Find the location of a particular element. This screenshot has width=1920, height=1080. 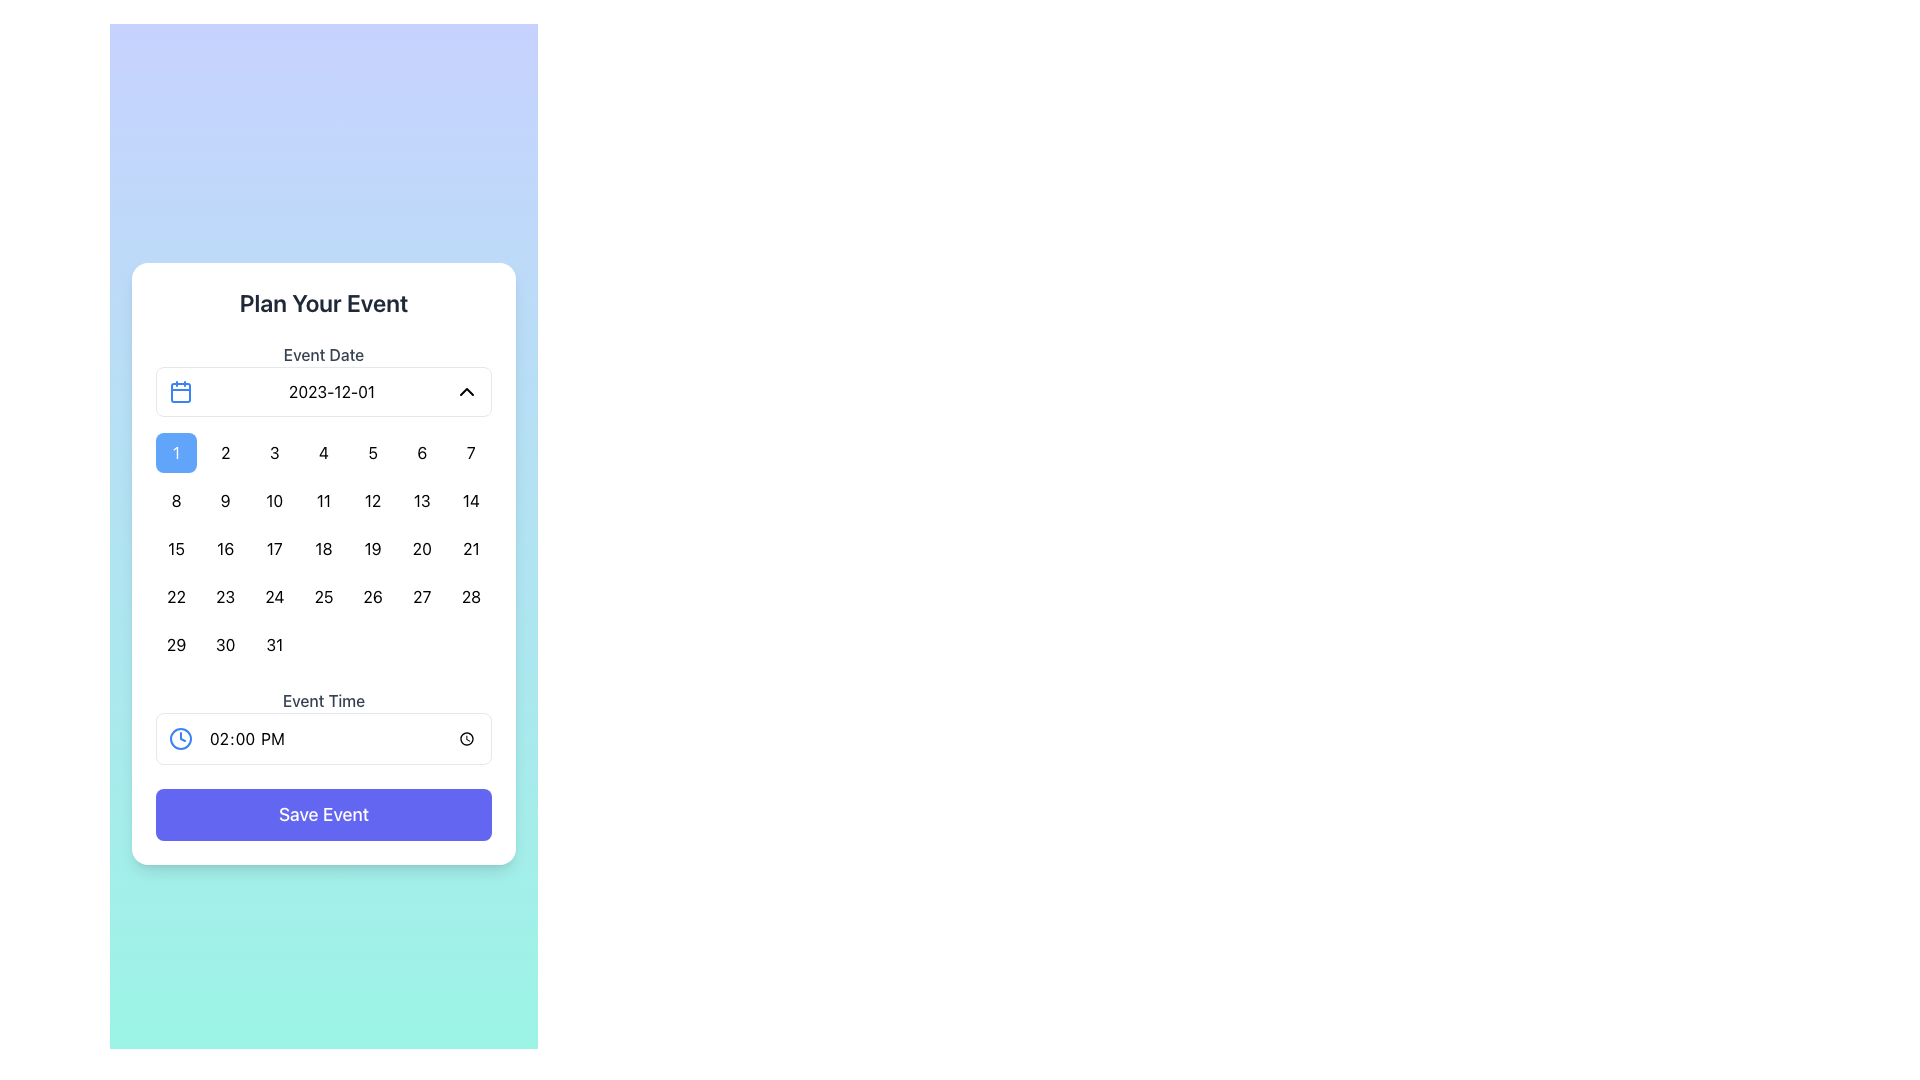

the Dropdown display element for the Event Date, which currently shows '2023-12-01' is located at coordinates (324, 392).